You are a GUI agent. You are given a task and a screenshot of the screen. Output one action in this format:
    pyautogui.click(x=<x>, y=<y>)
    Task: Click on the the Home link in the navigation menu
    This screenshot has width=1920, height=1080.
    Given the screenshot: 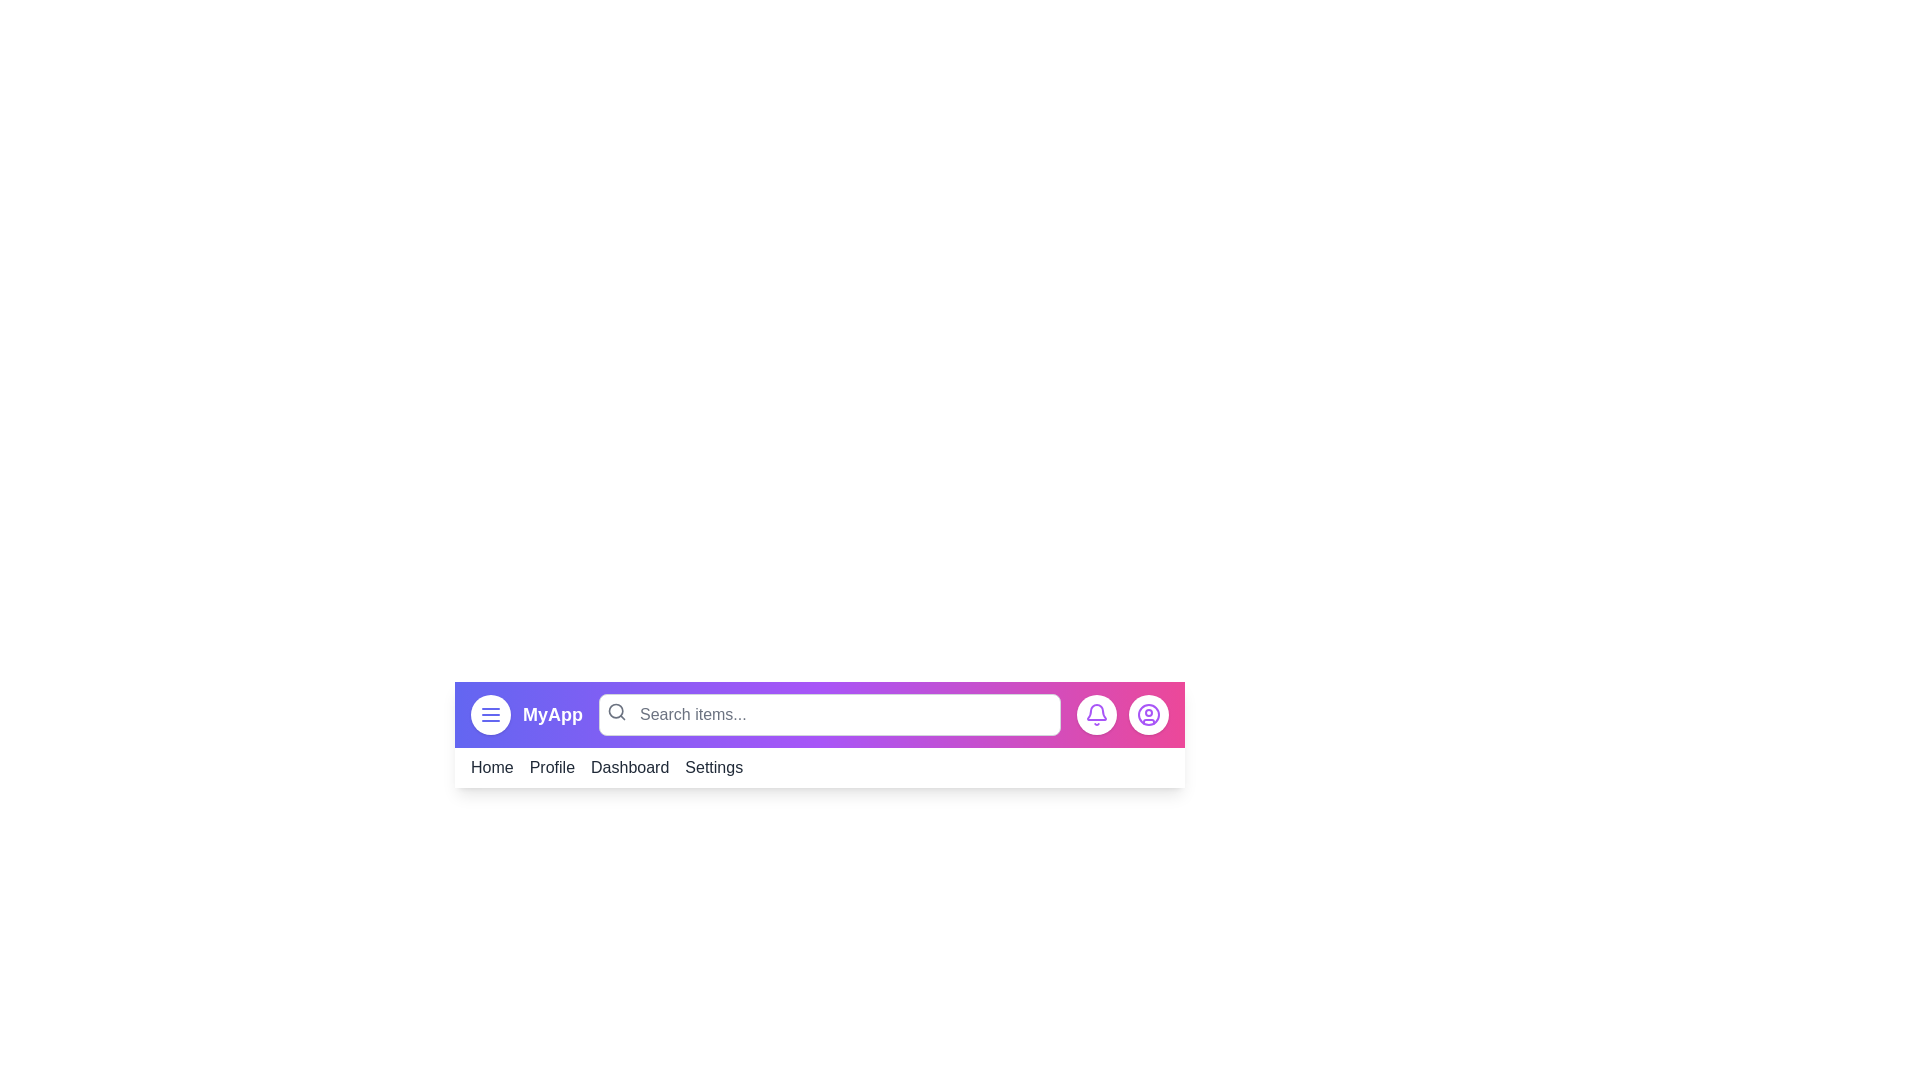 What is the action you would take?
    pyautogui.click(x=491, y=766)
    